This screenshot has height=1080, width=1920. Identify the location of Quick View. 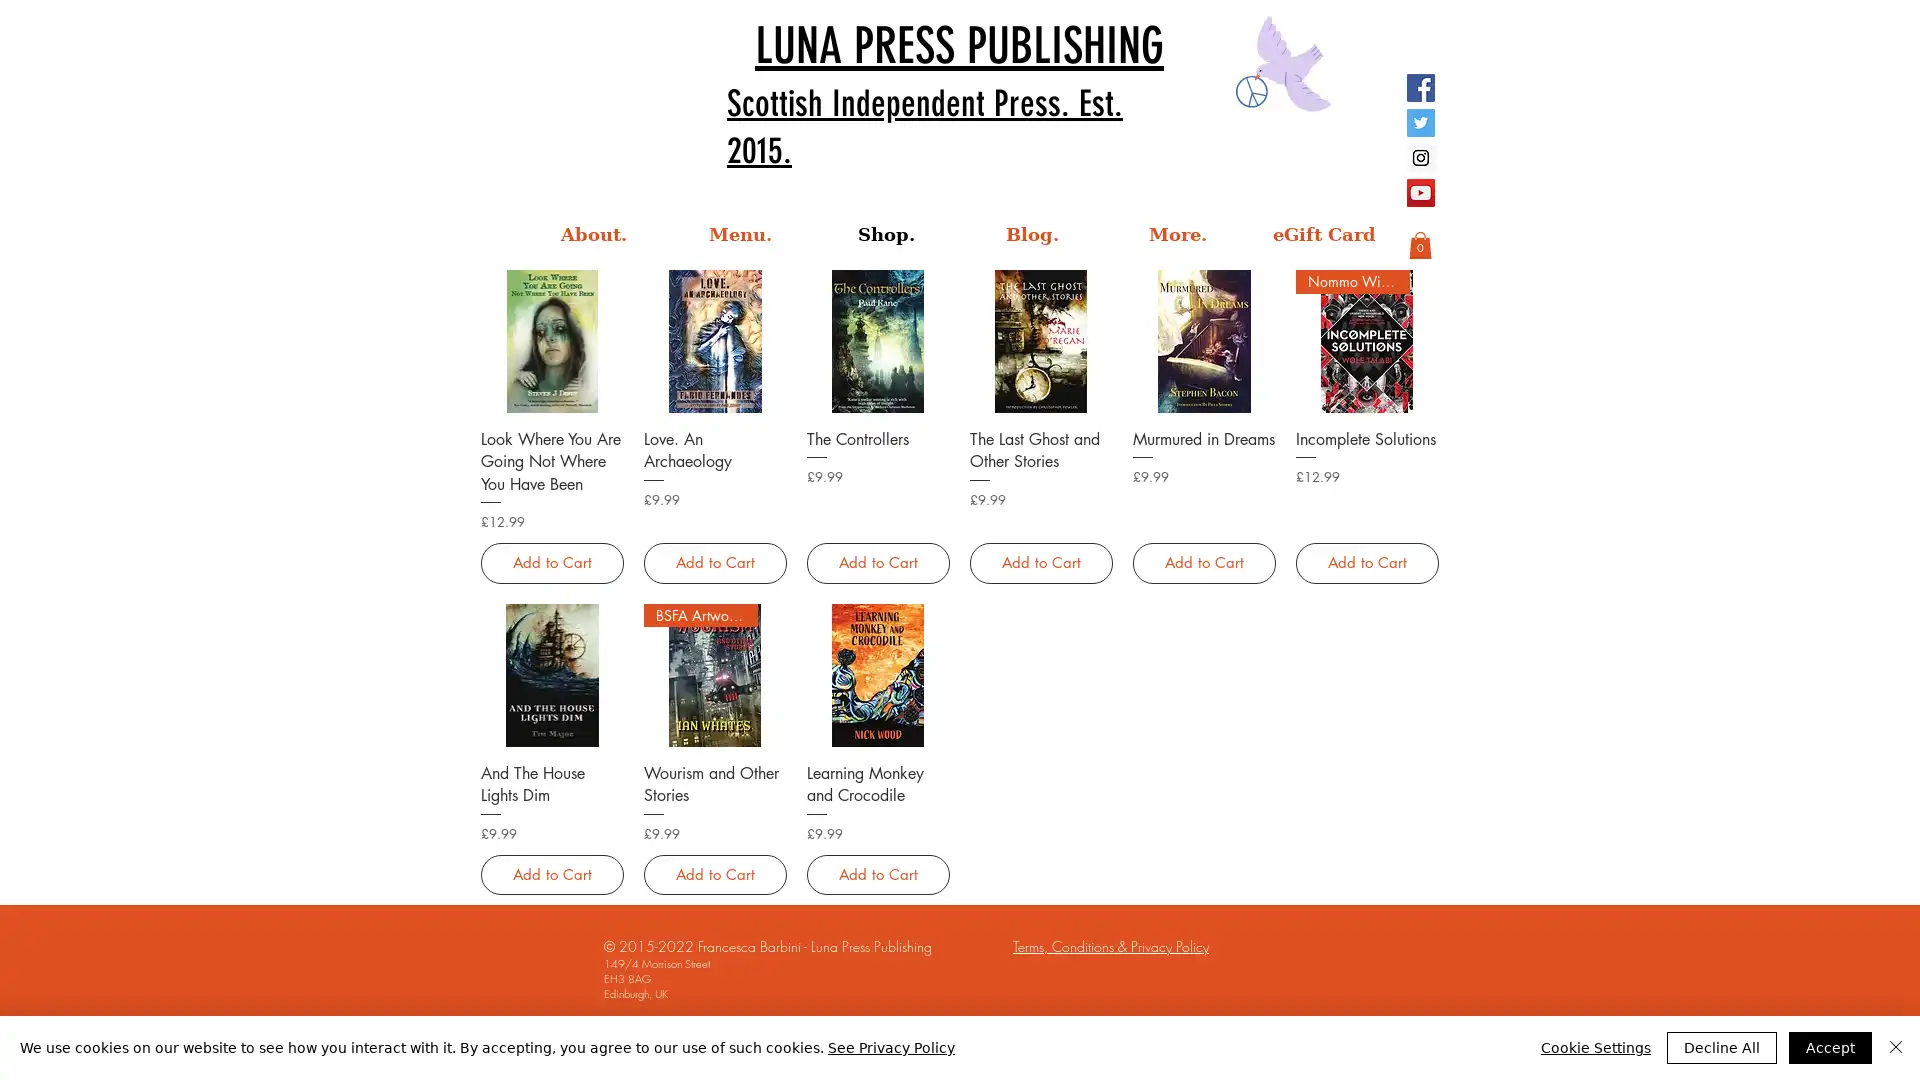
(877, 770).